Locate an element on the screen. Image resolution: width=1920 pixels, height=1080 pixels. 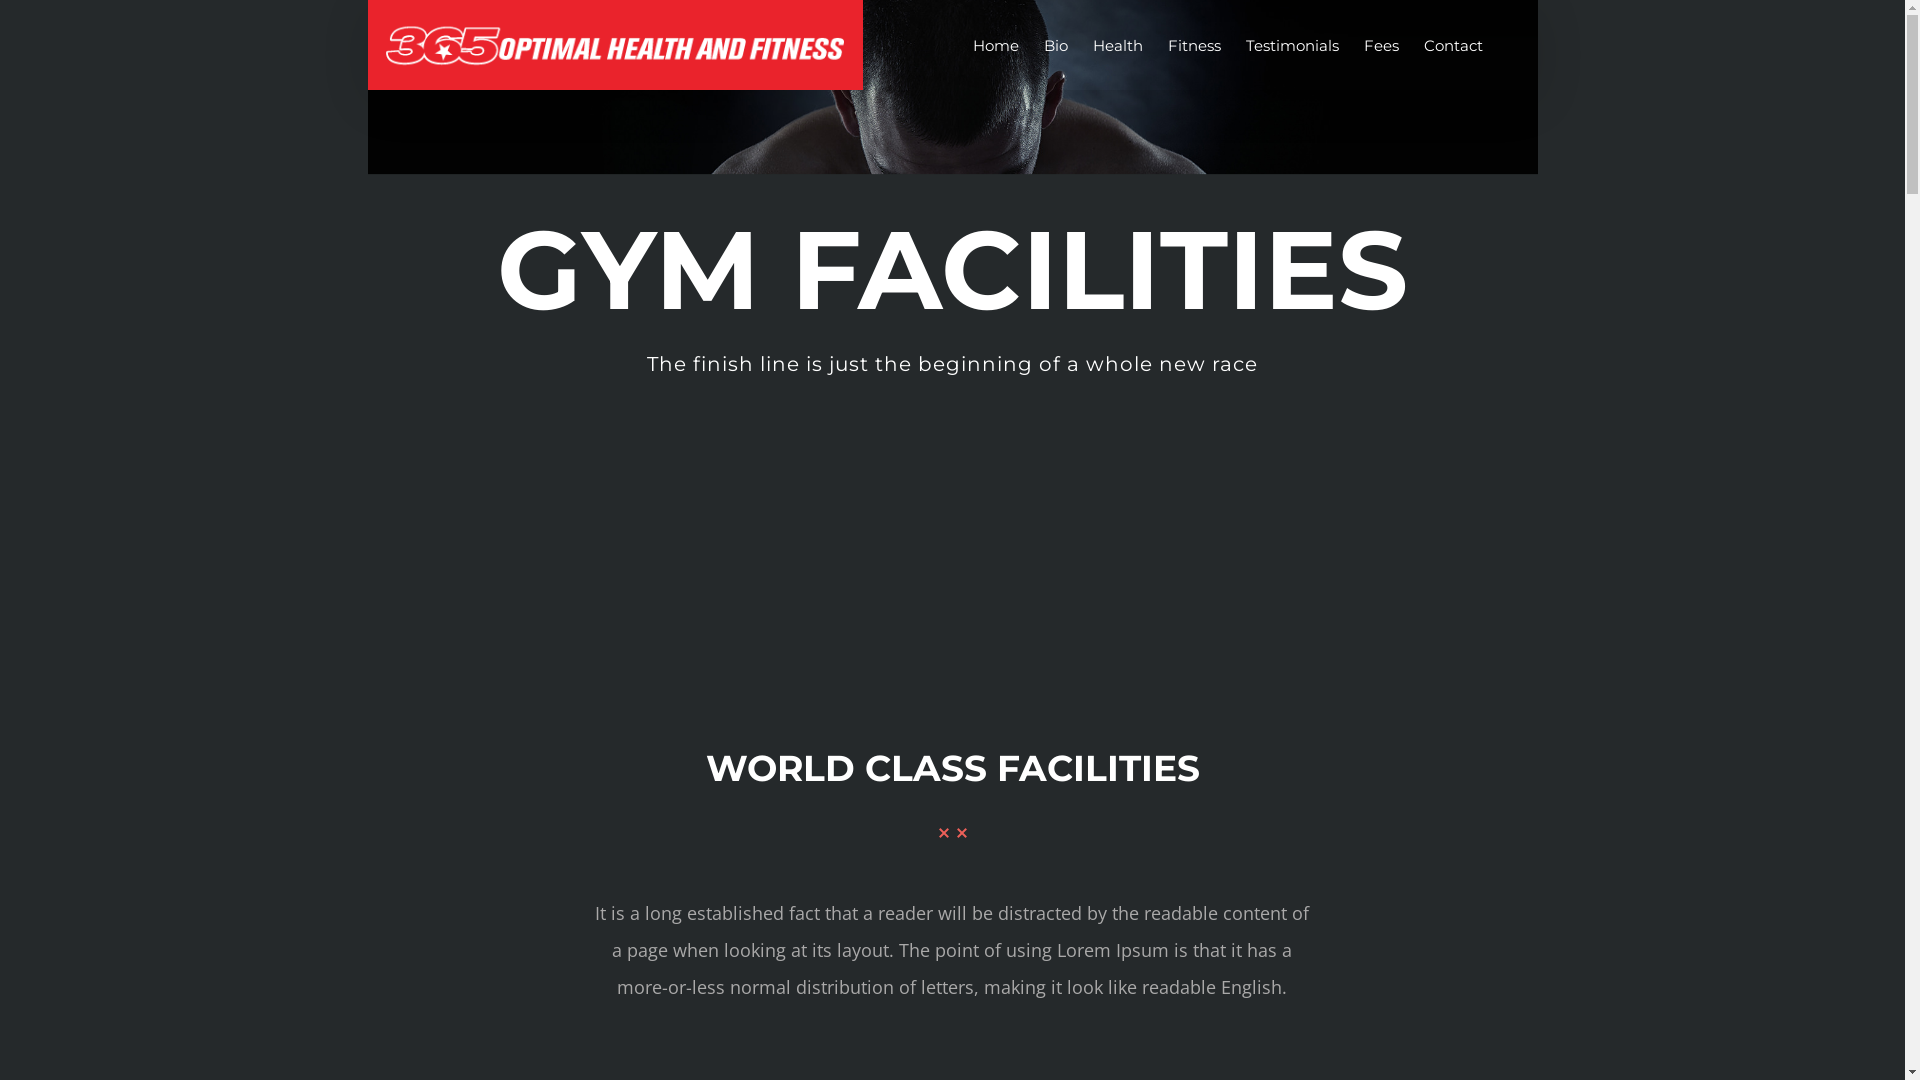
'Bio' is located at coordinates (1055, 45).